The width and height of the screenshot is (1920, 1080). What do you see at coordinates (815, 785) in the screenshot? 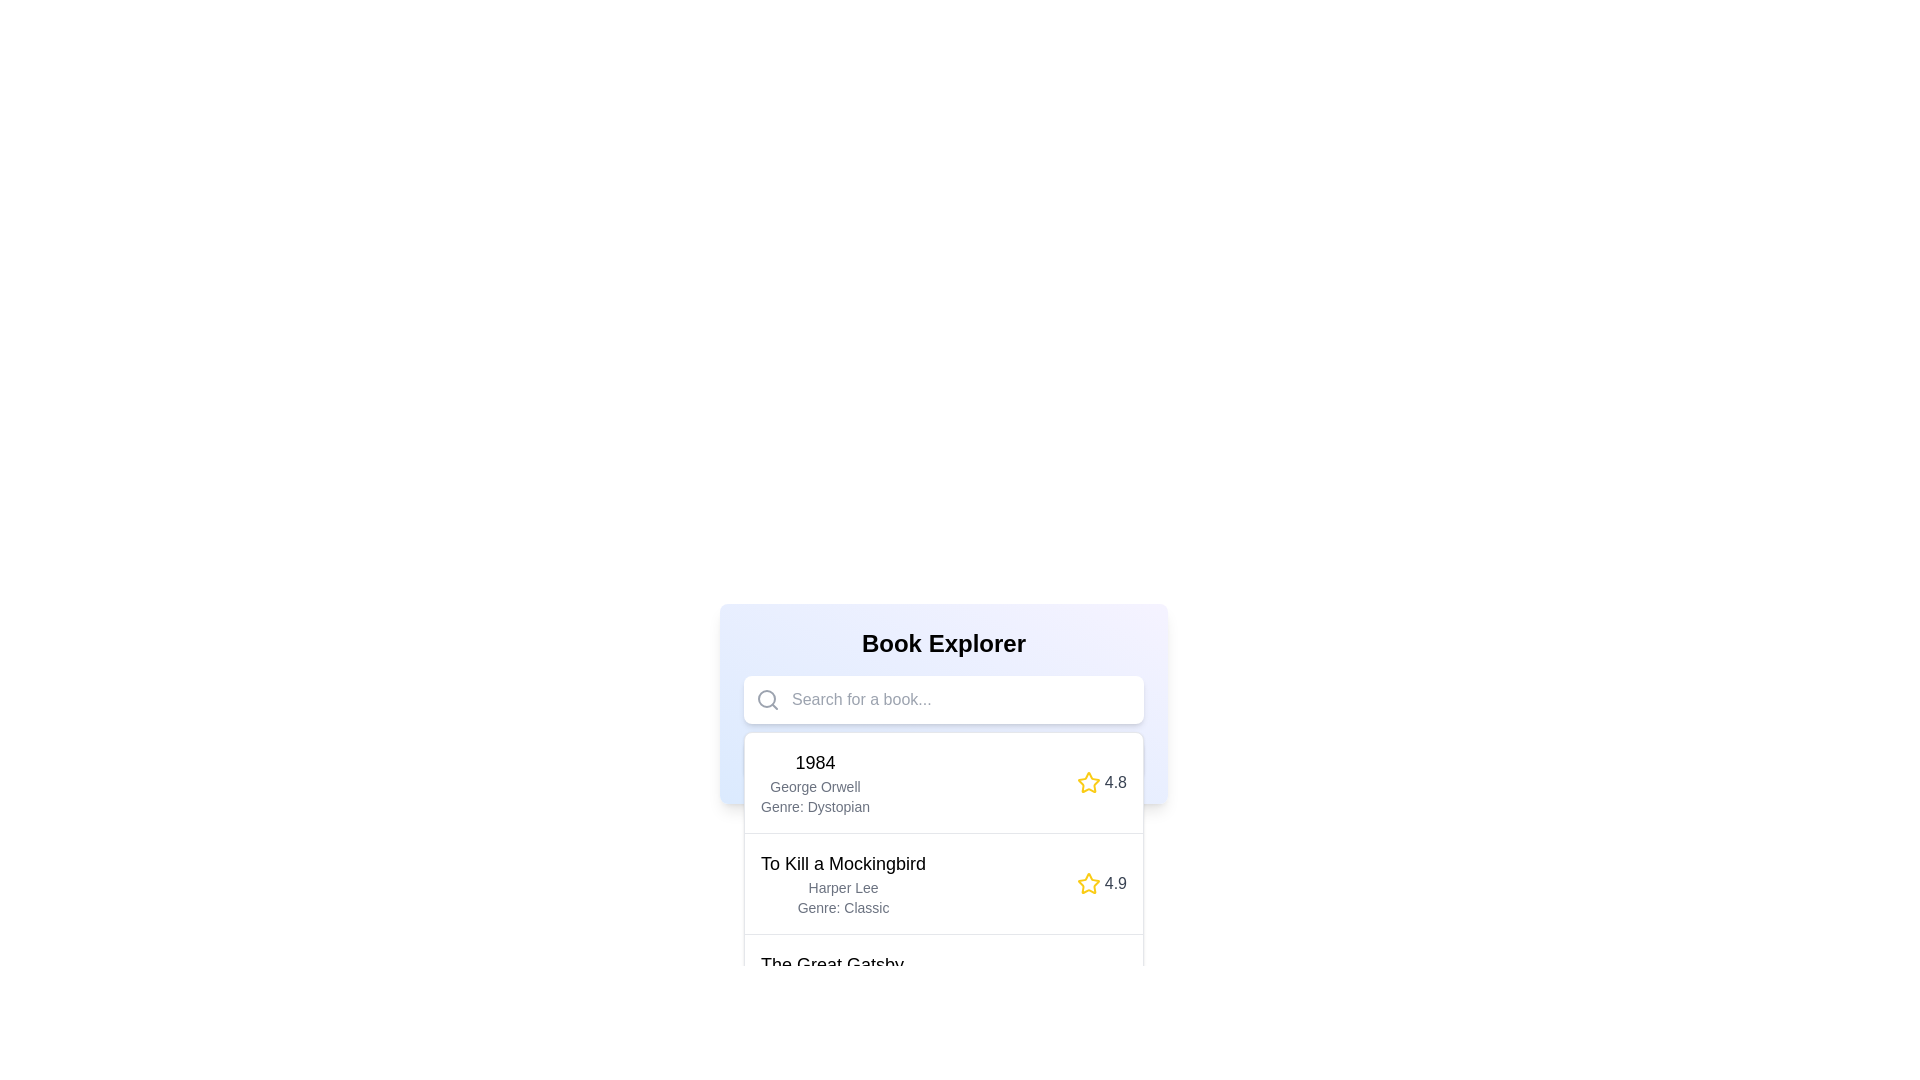
I see `author information text label located below the title '1984' and above the genre description 'Genre: Dystopian'` at bounding box center [815, 785].